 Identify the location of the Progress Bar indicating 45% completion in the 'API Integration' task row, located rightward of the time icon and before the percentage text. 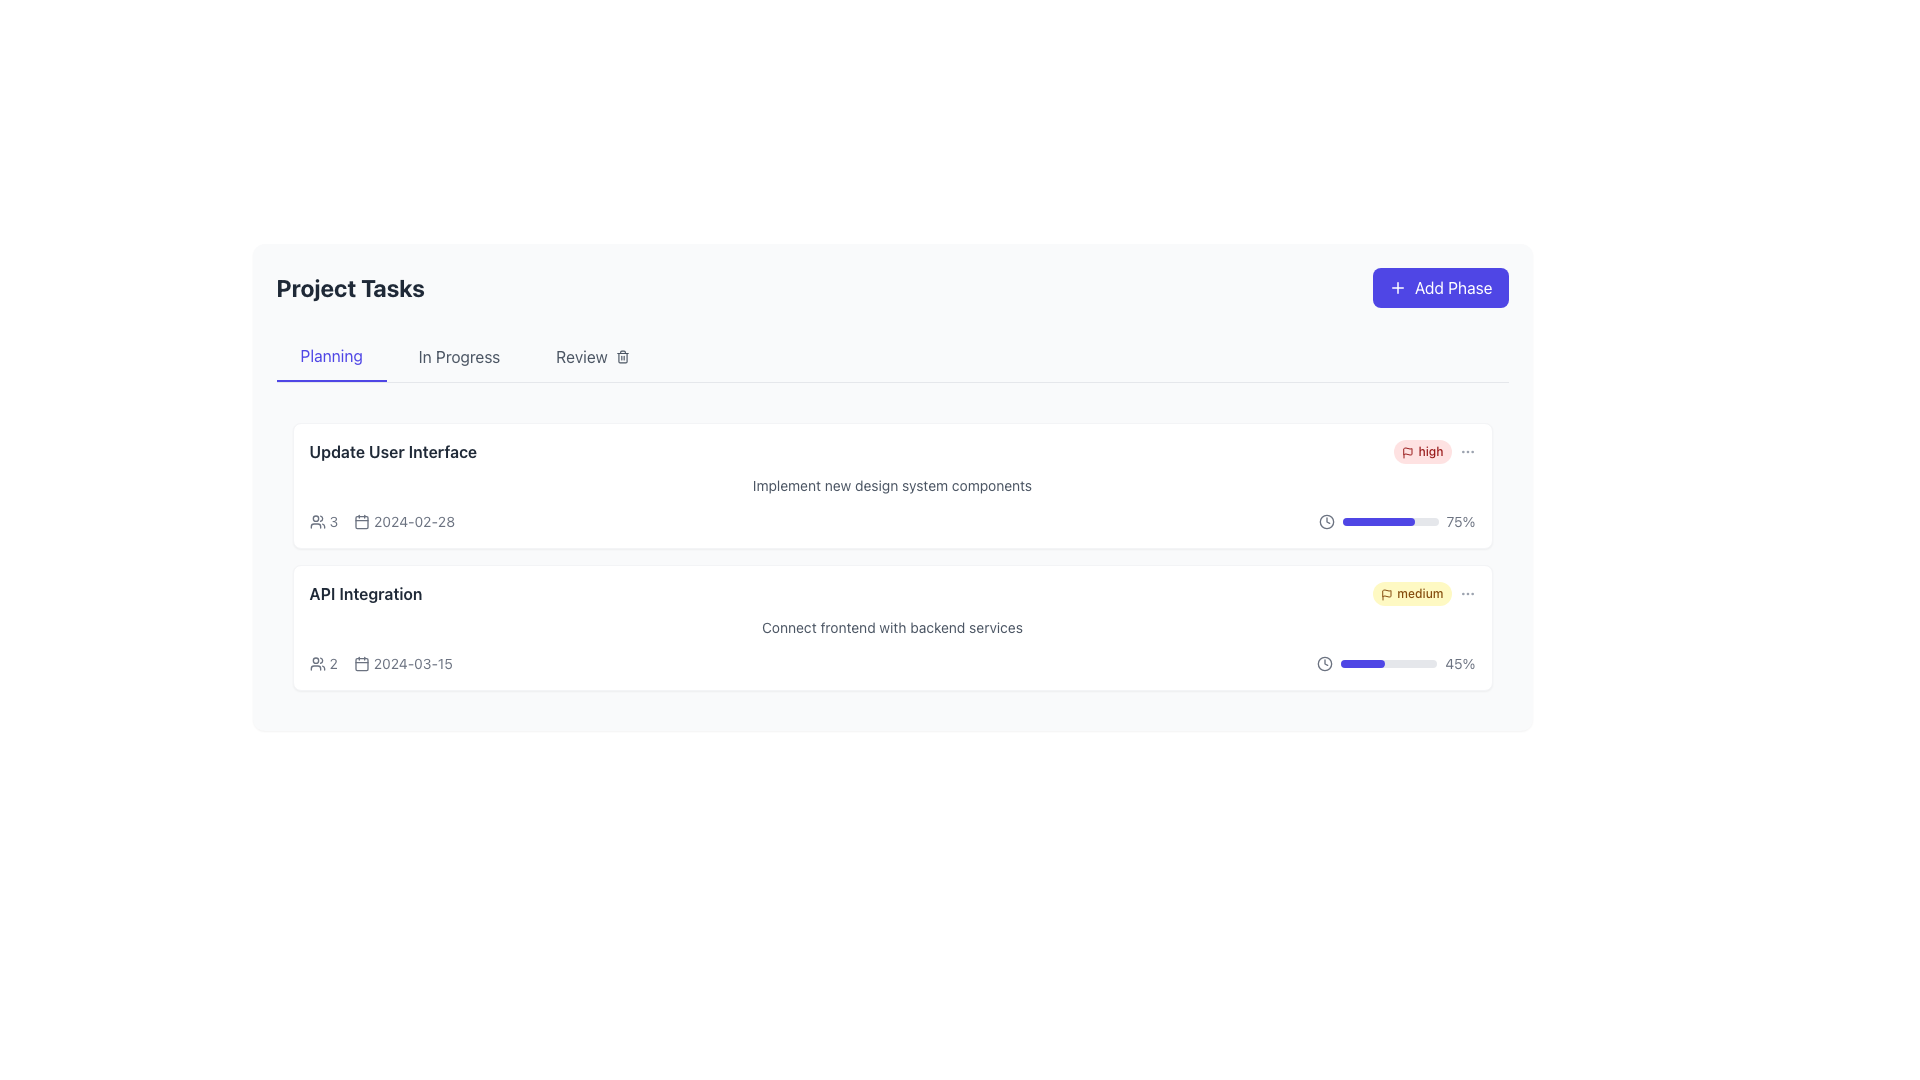
(1395, 663).